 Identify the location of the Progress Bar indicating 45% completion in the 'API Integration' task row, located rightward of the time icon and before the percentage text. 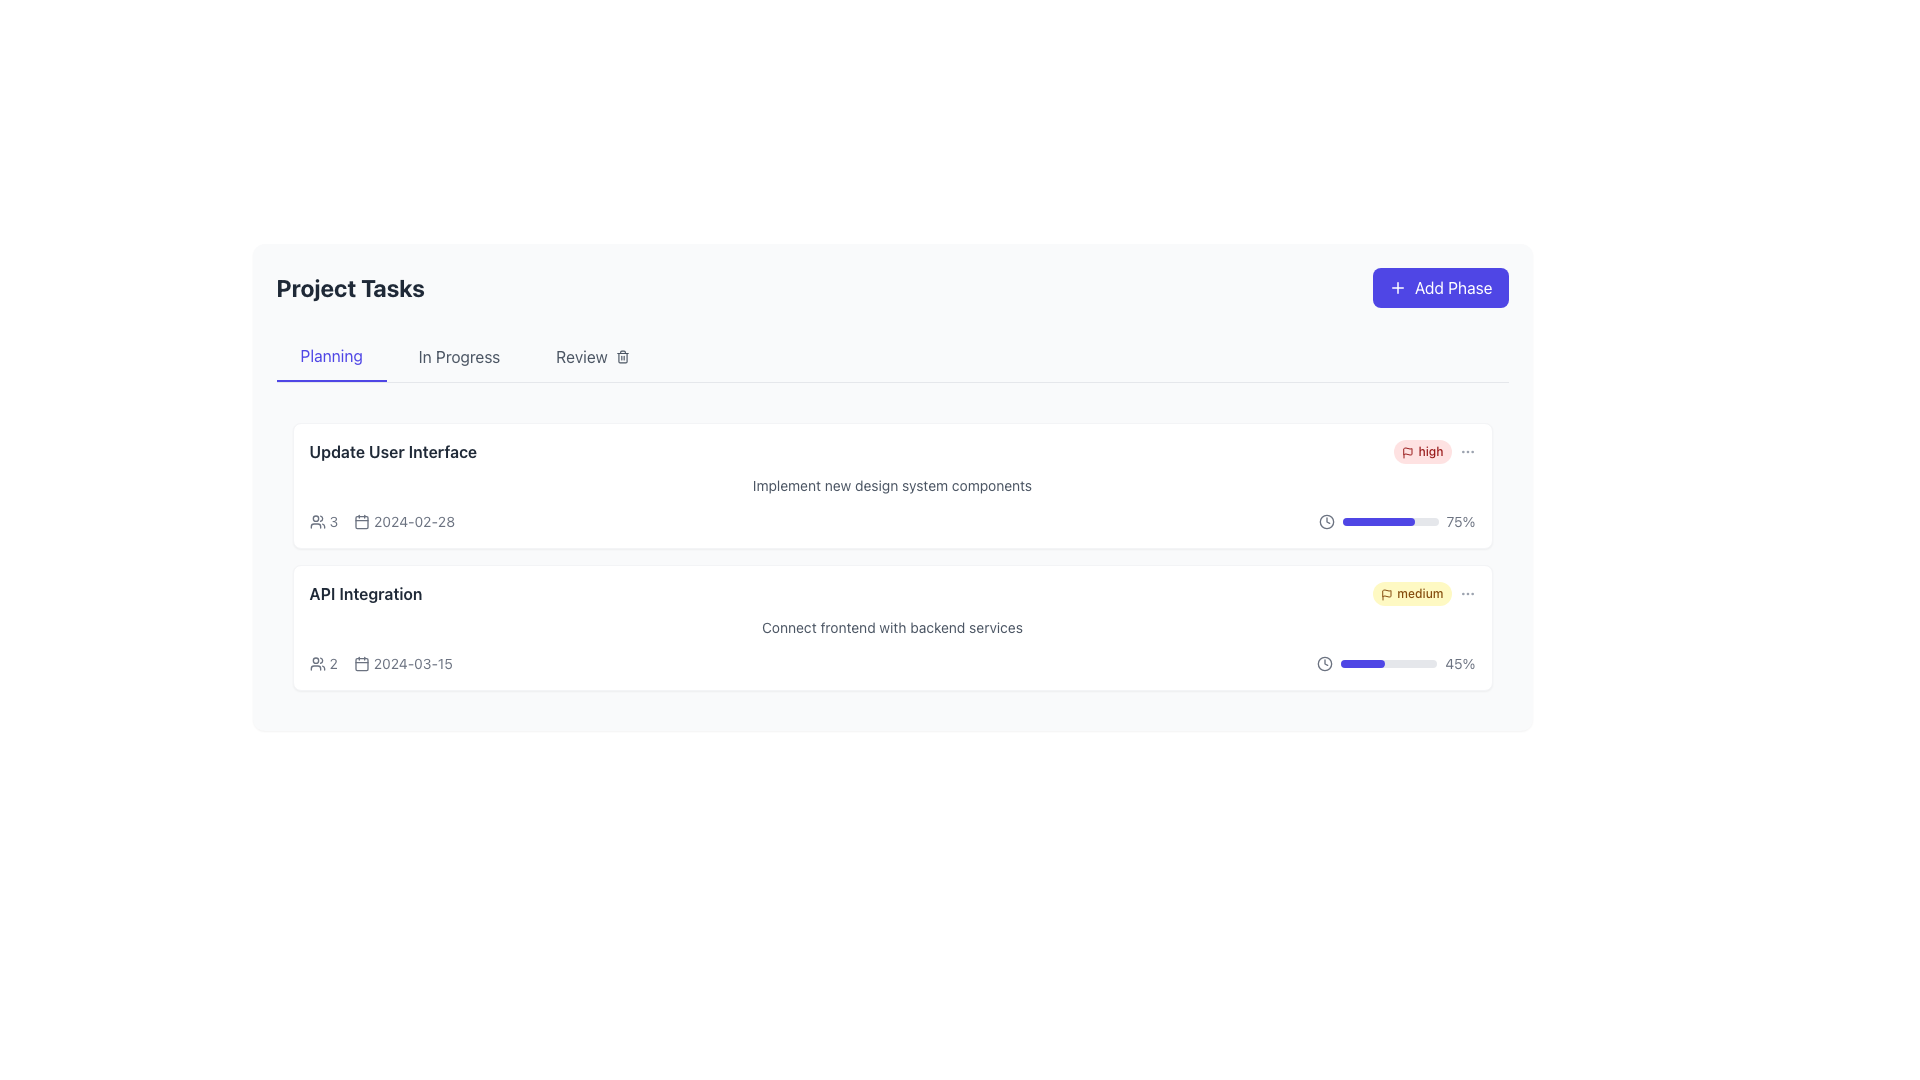
(1395, 663).